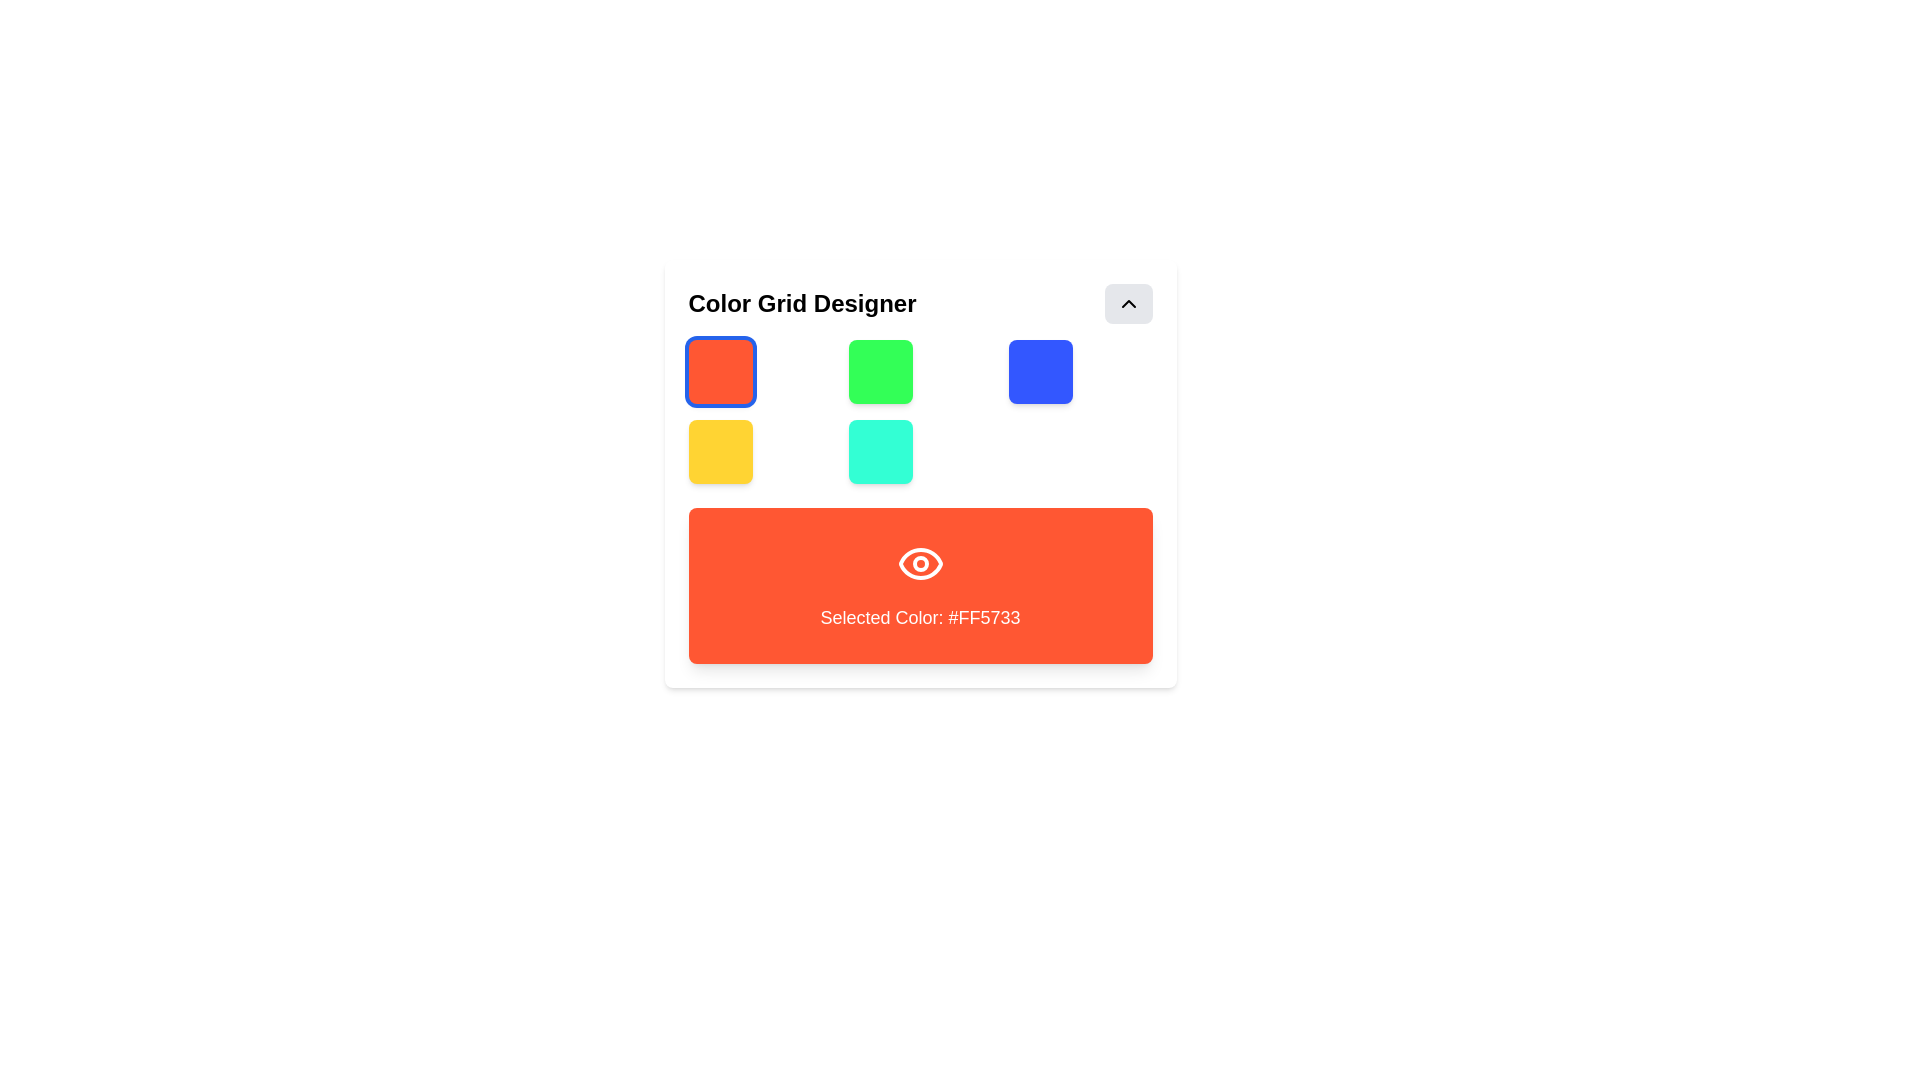 This screenshot has width=1920, height=1080. I want to click on the color selection item located in the third column of the first row of the 'Color Grid Designer', so click(1040, 371).